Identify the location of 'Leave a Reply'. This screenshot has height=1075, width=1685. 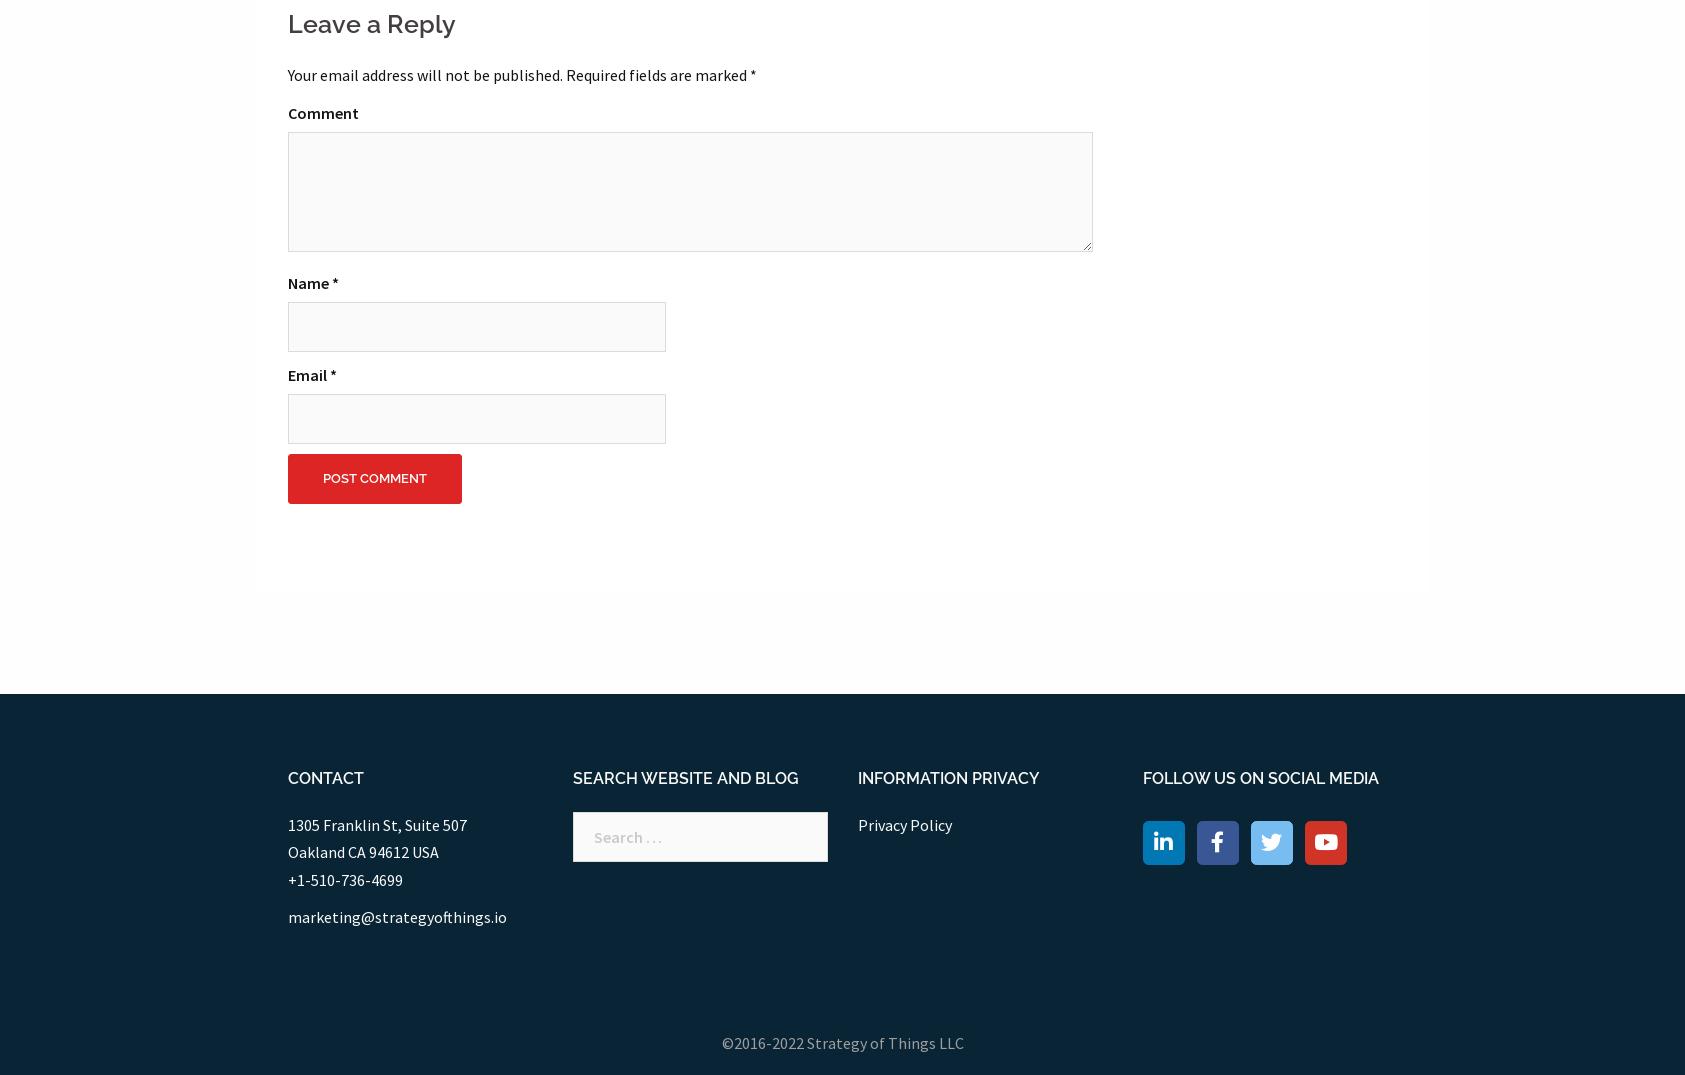
(370, 22).